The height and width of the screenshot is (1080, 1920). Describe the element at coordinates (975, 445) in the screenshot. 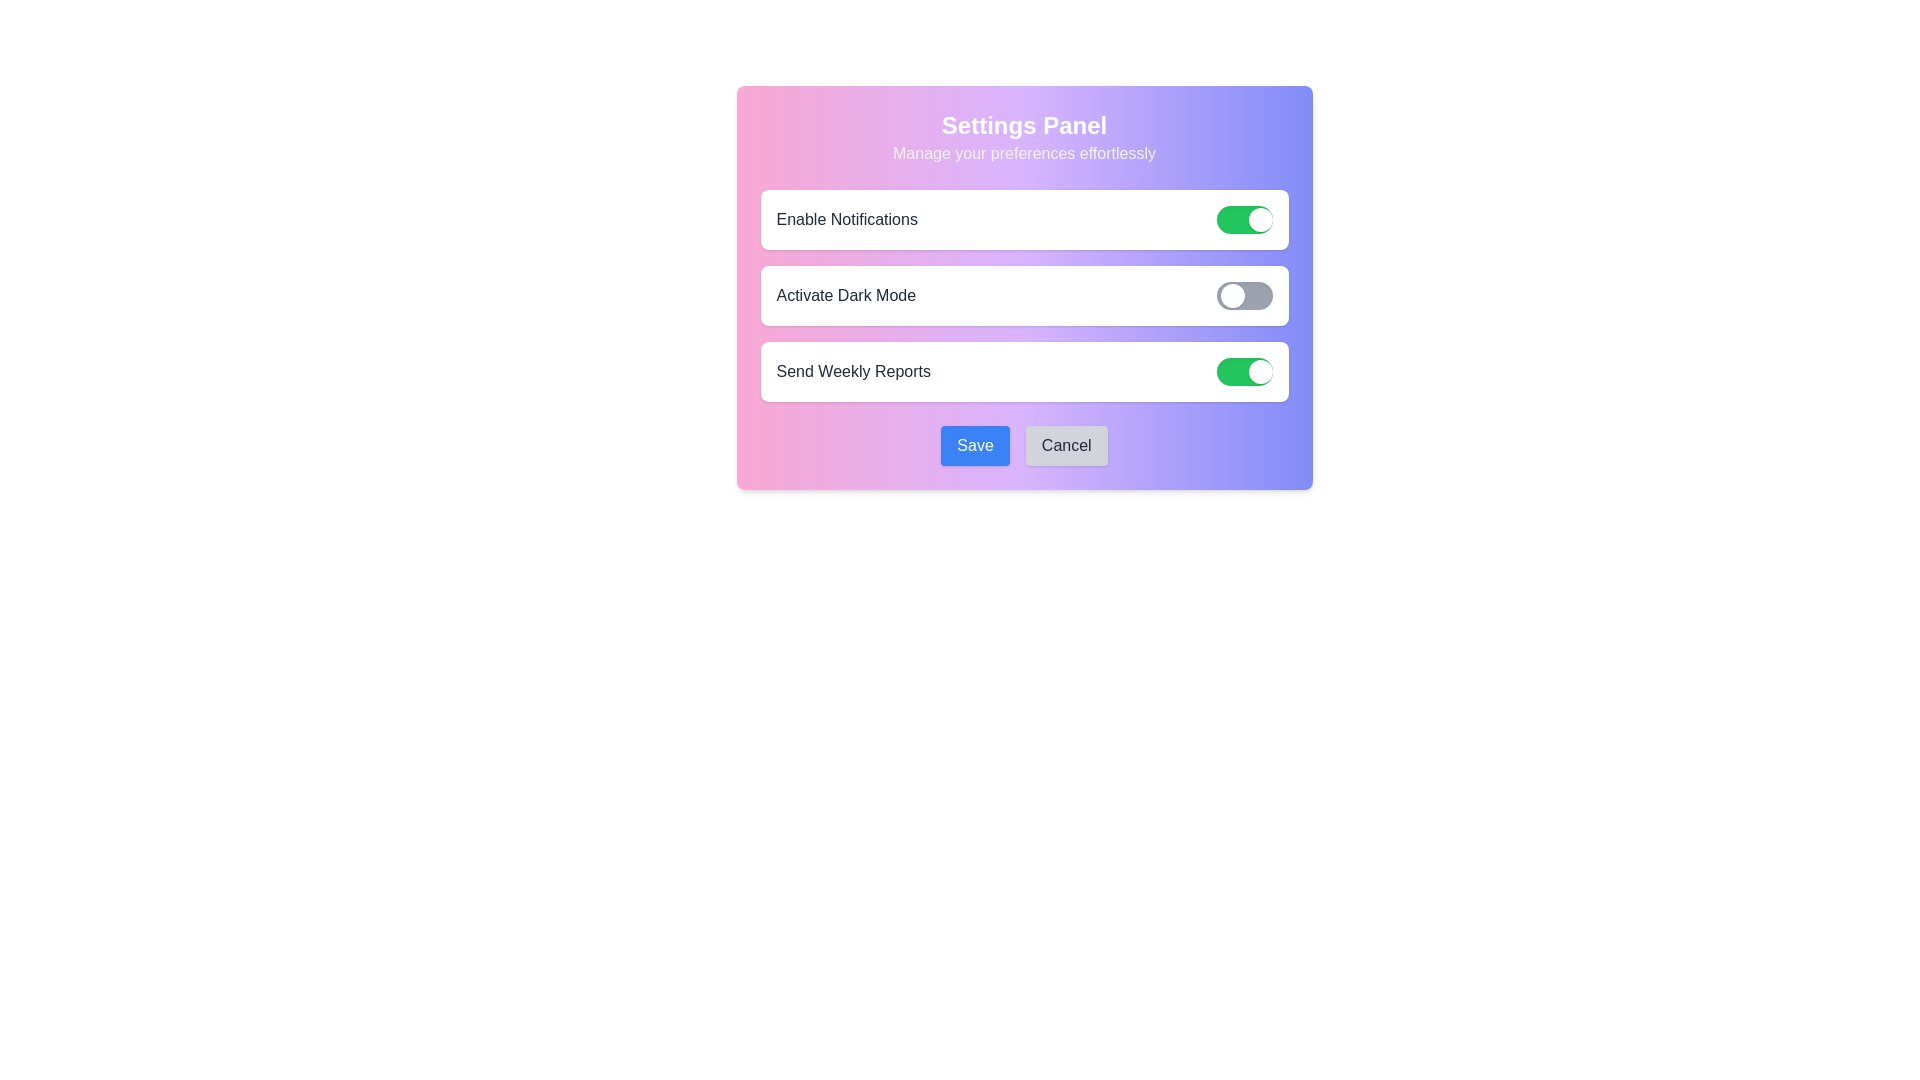

I see `the 'Save' button to apply changes` at that location.